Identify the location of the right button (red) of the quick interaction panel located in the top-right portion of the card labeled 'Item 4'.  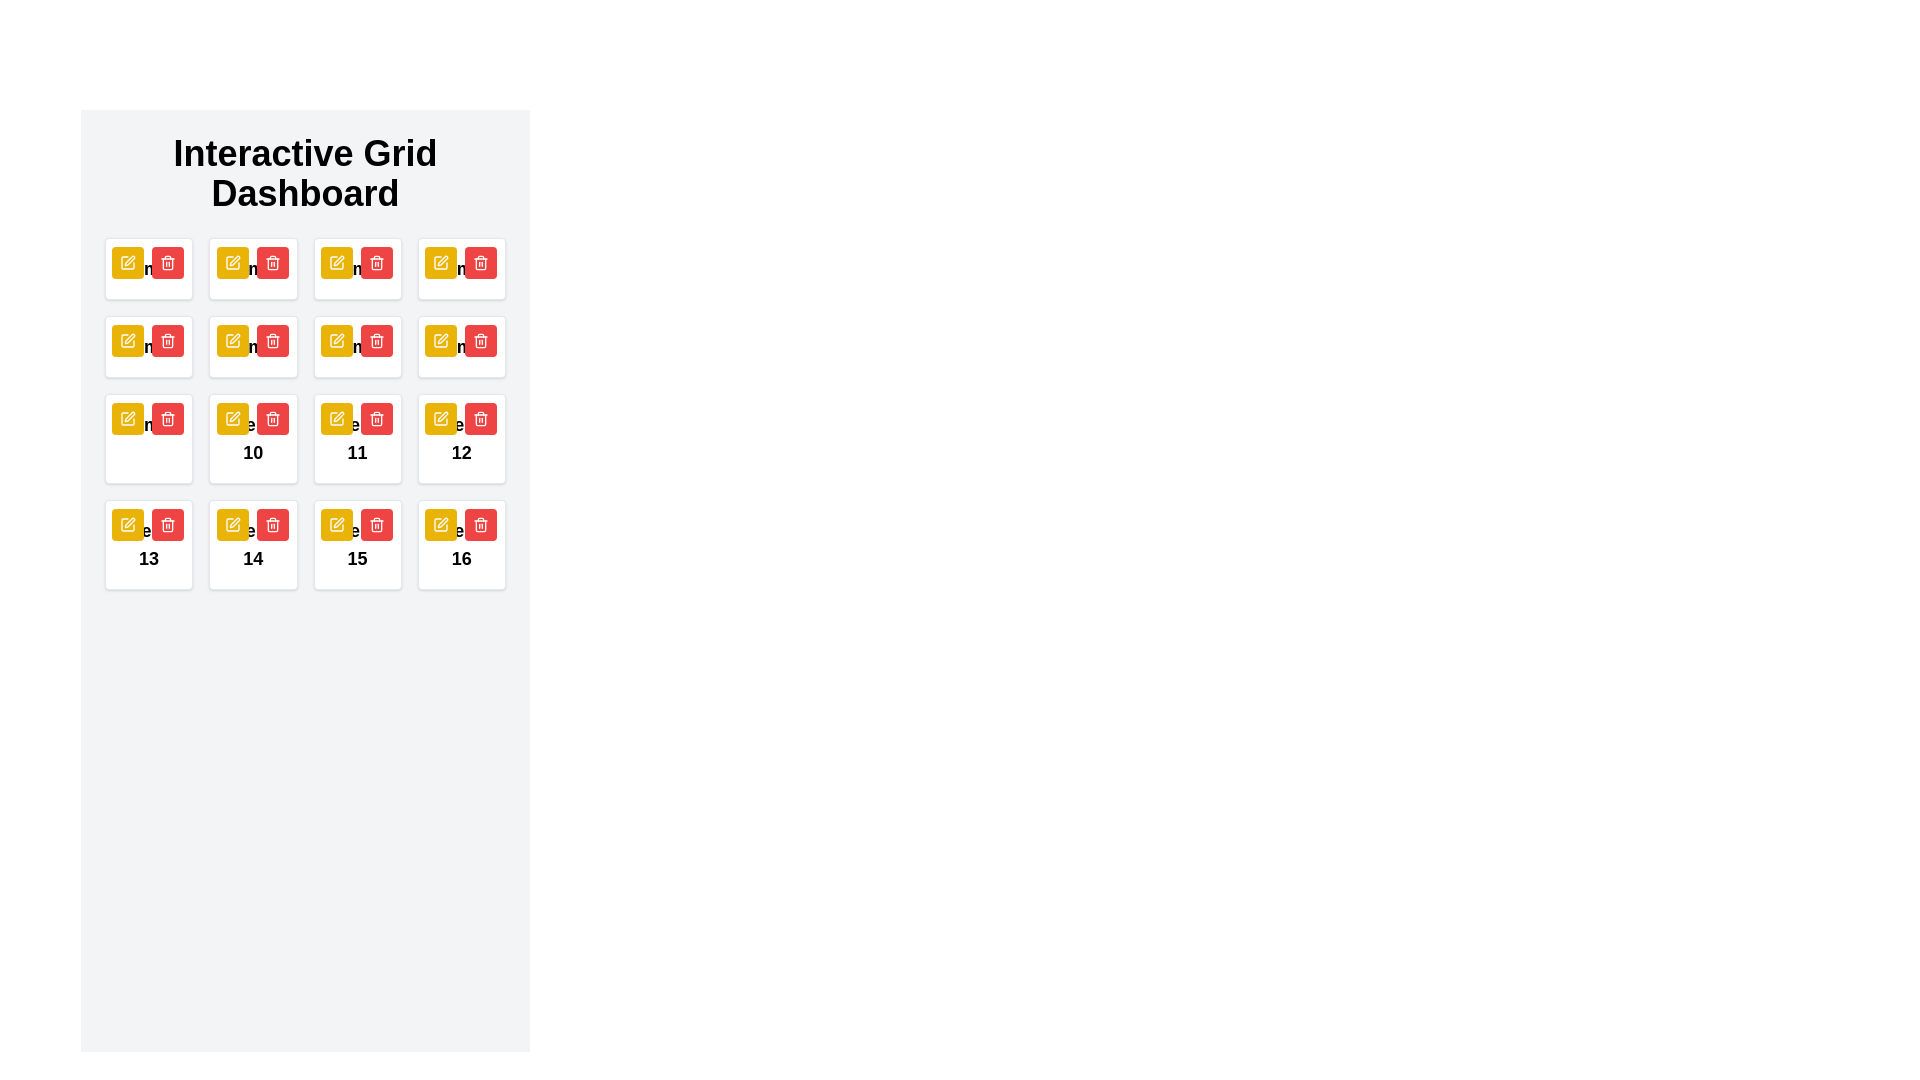
(459, 261).